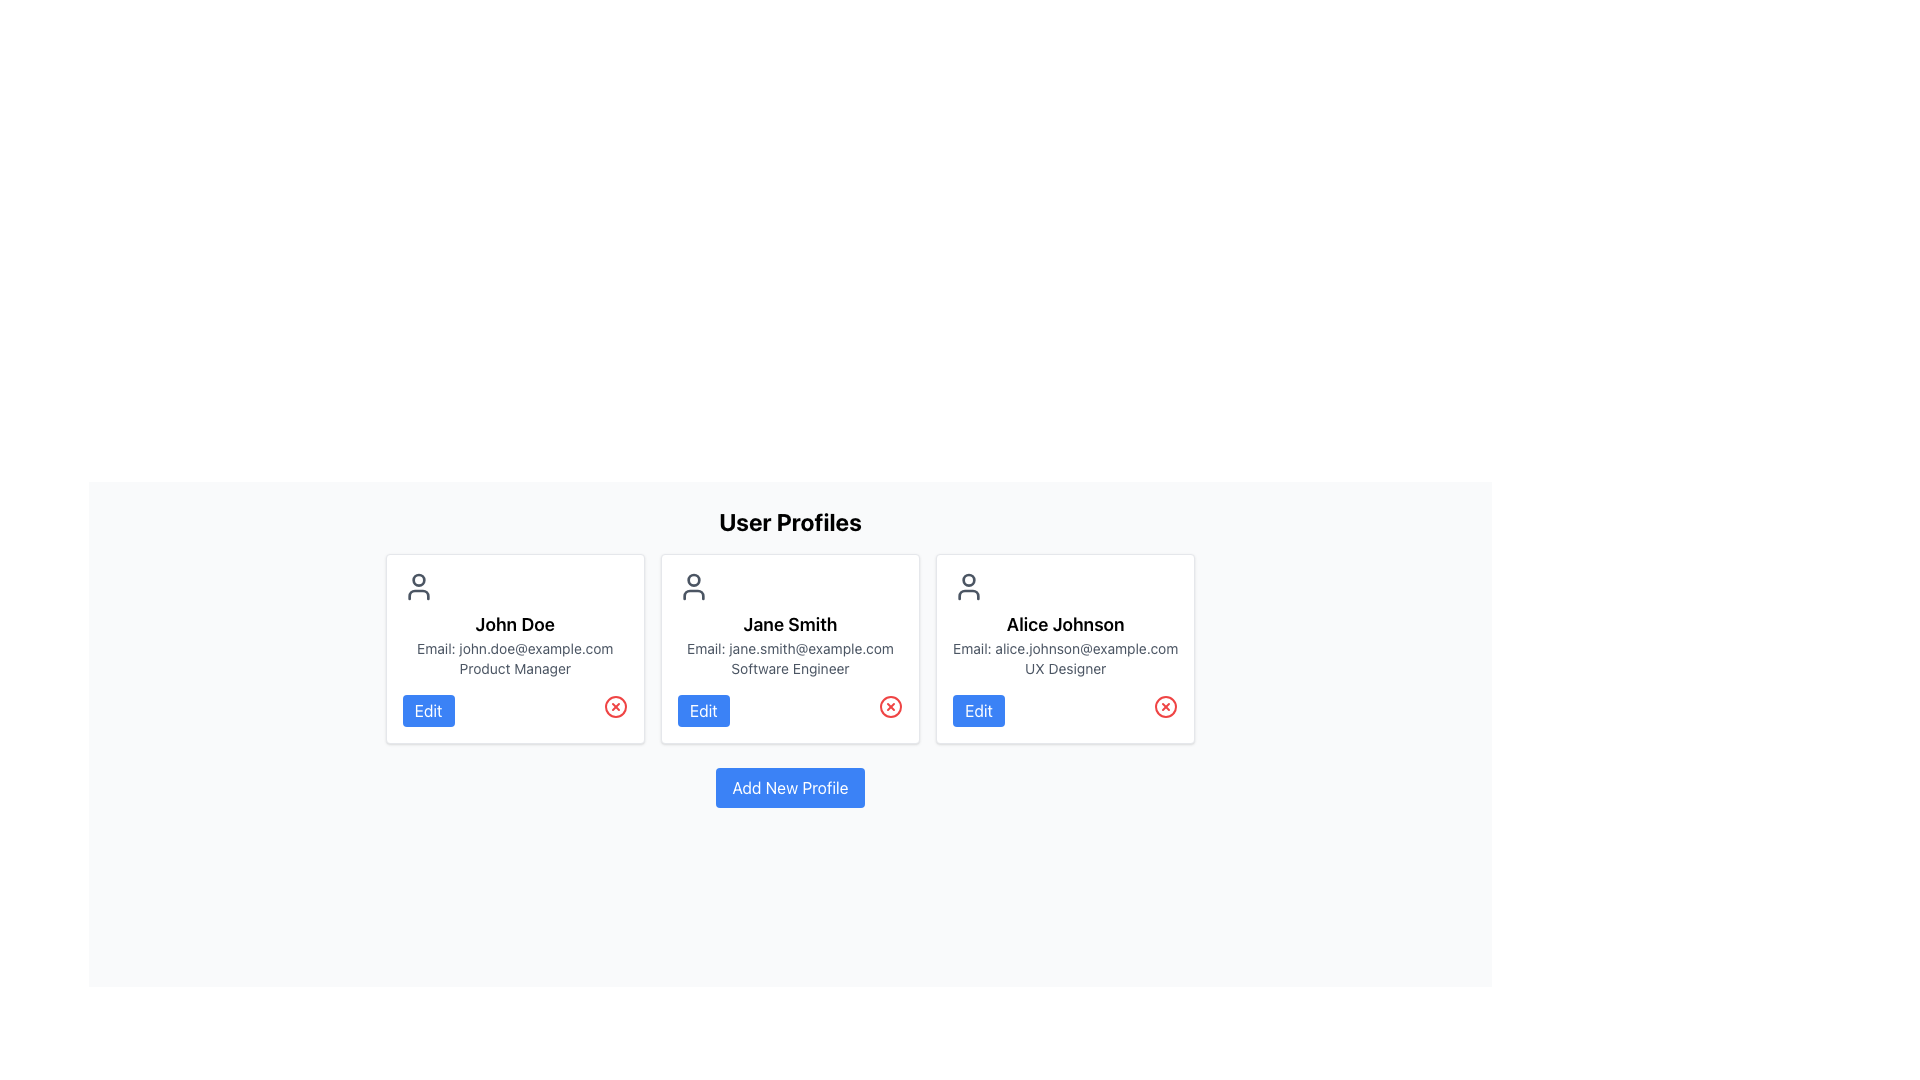 Image resolution: width=1920 pixels, height=1080 pixels. What do you see at coordinates (789, 709) in the screenshot?
I see `the 'Edit' button located in the bottom section of the card for 'Jane Smith', which is the last row of the middle user profile card` at bounding box center [789, 709].